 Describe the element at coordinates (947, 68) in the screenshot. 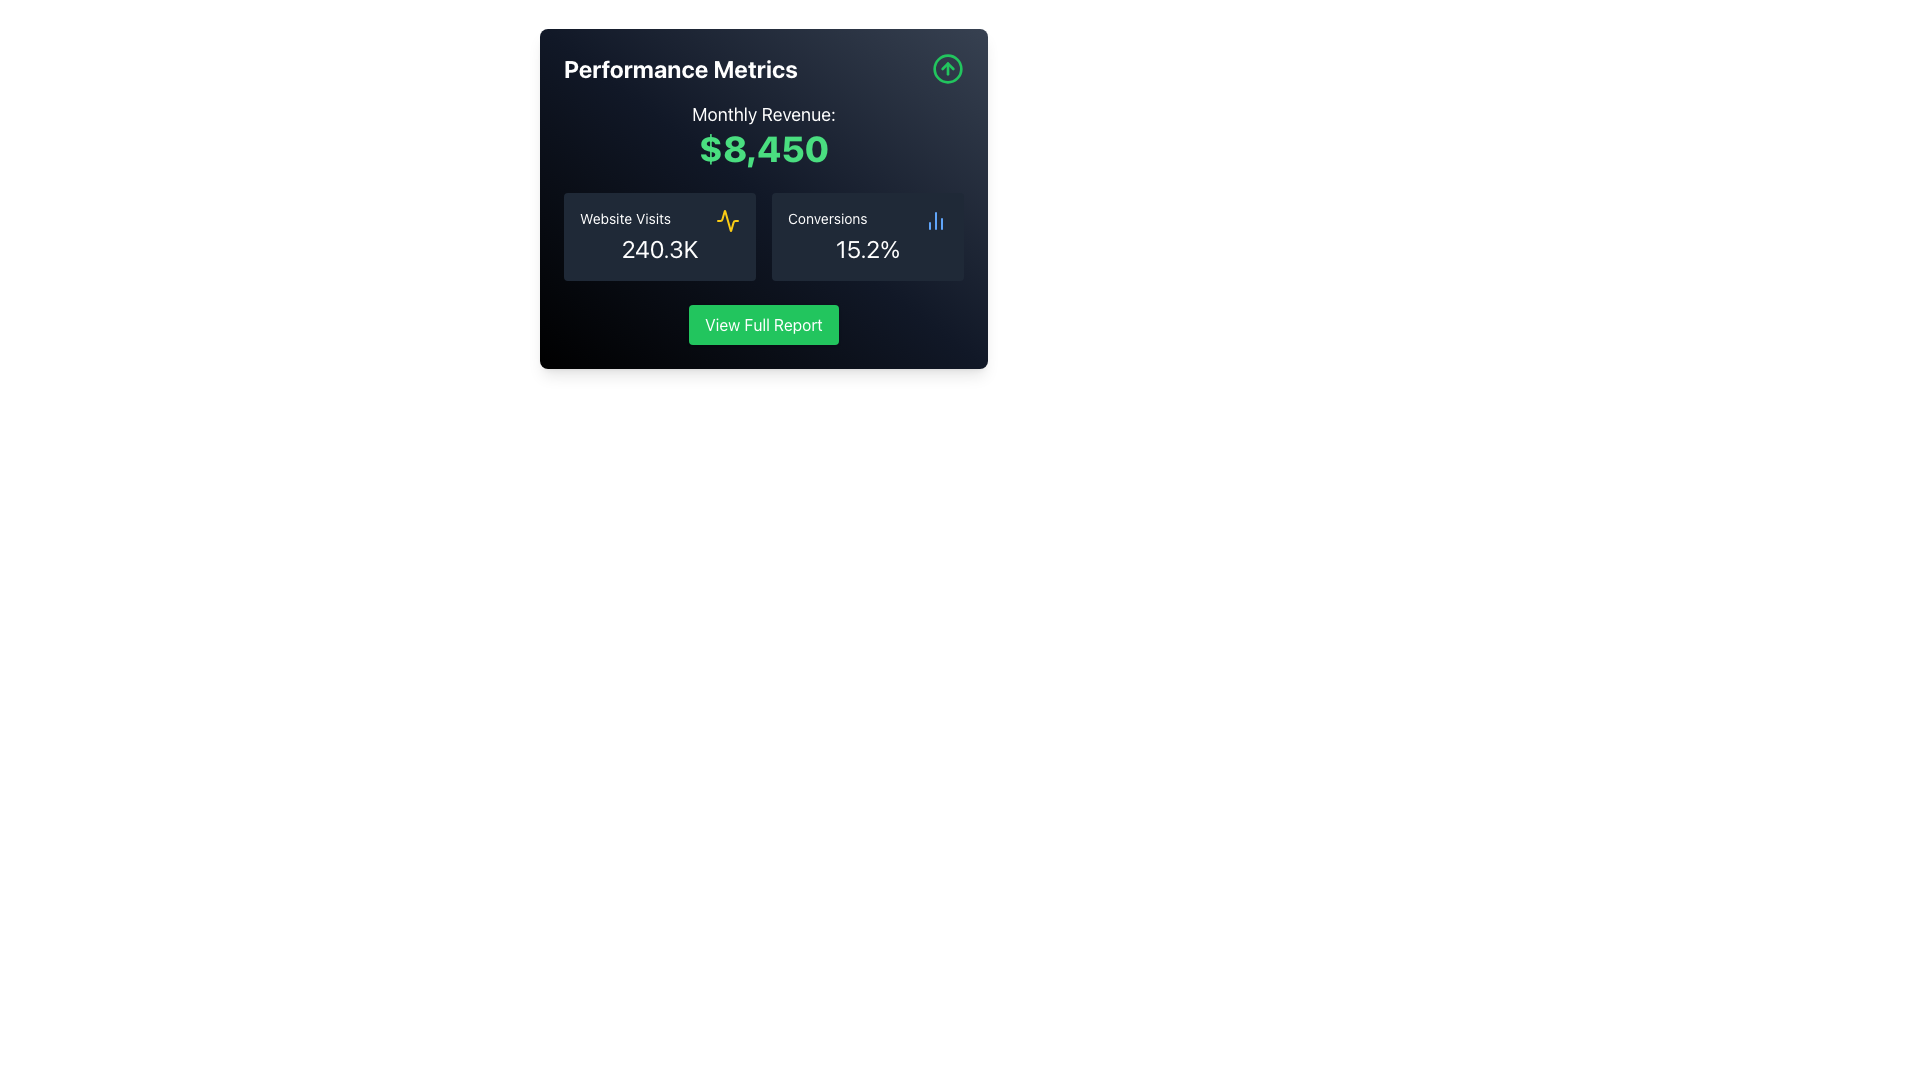

I see `the upward arrow icon enclosed in a circle located in the top-right corner of the 'Performance Metrics' section to signify positive progress or improvement` at that location.